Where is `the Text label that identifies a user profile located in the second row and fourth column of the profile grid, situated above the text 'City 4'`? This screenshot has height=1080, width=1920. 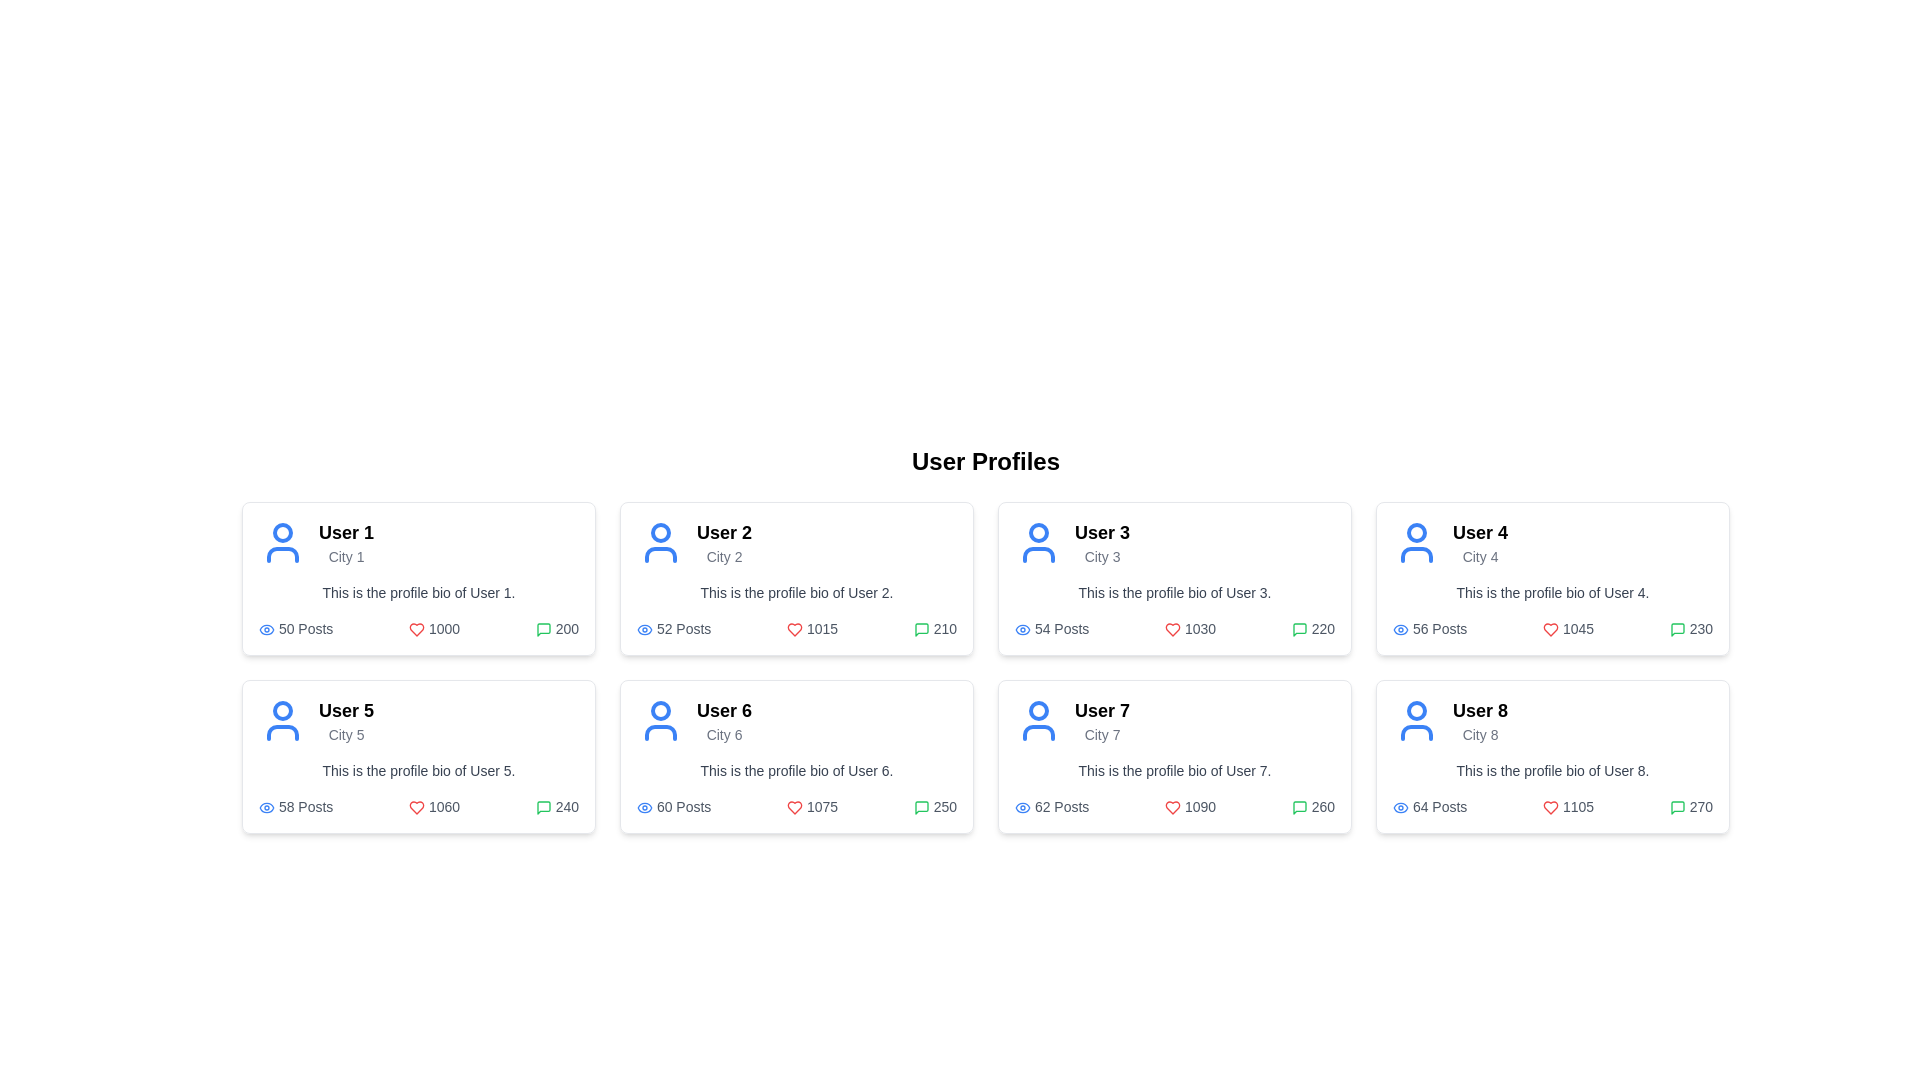
the Text label that identifies a user profile located in the second row and fourth column of the profile grid, situated above the text 'City 4' is located at coordinates (1480, 531).